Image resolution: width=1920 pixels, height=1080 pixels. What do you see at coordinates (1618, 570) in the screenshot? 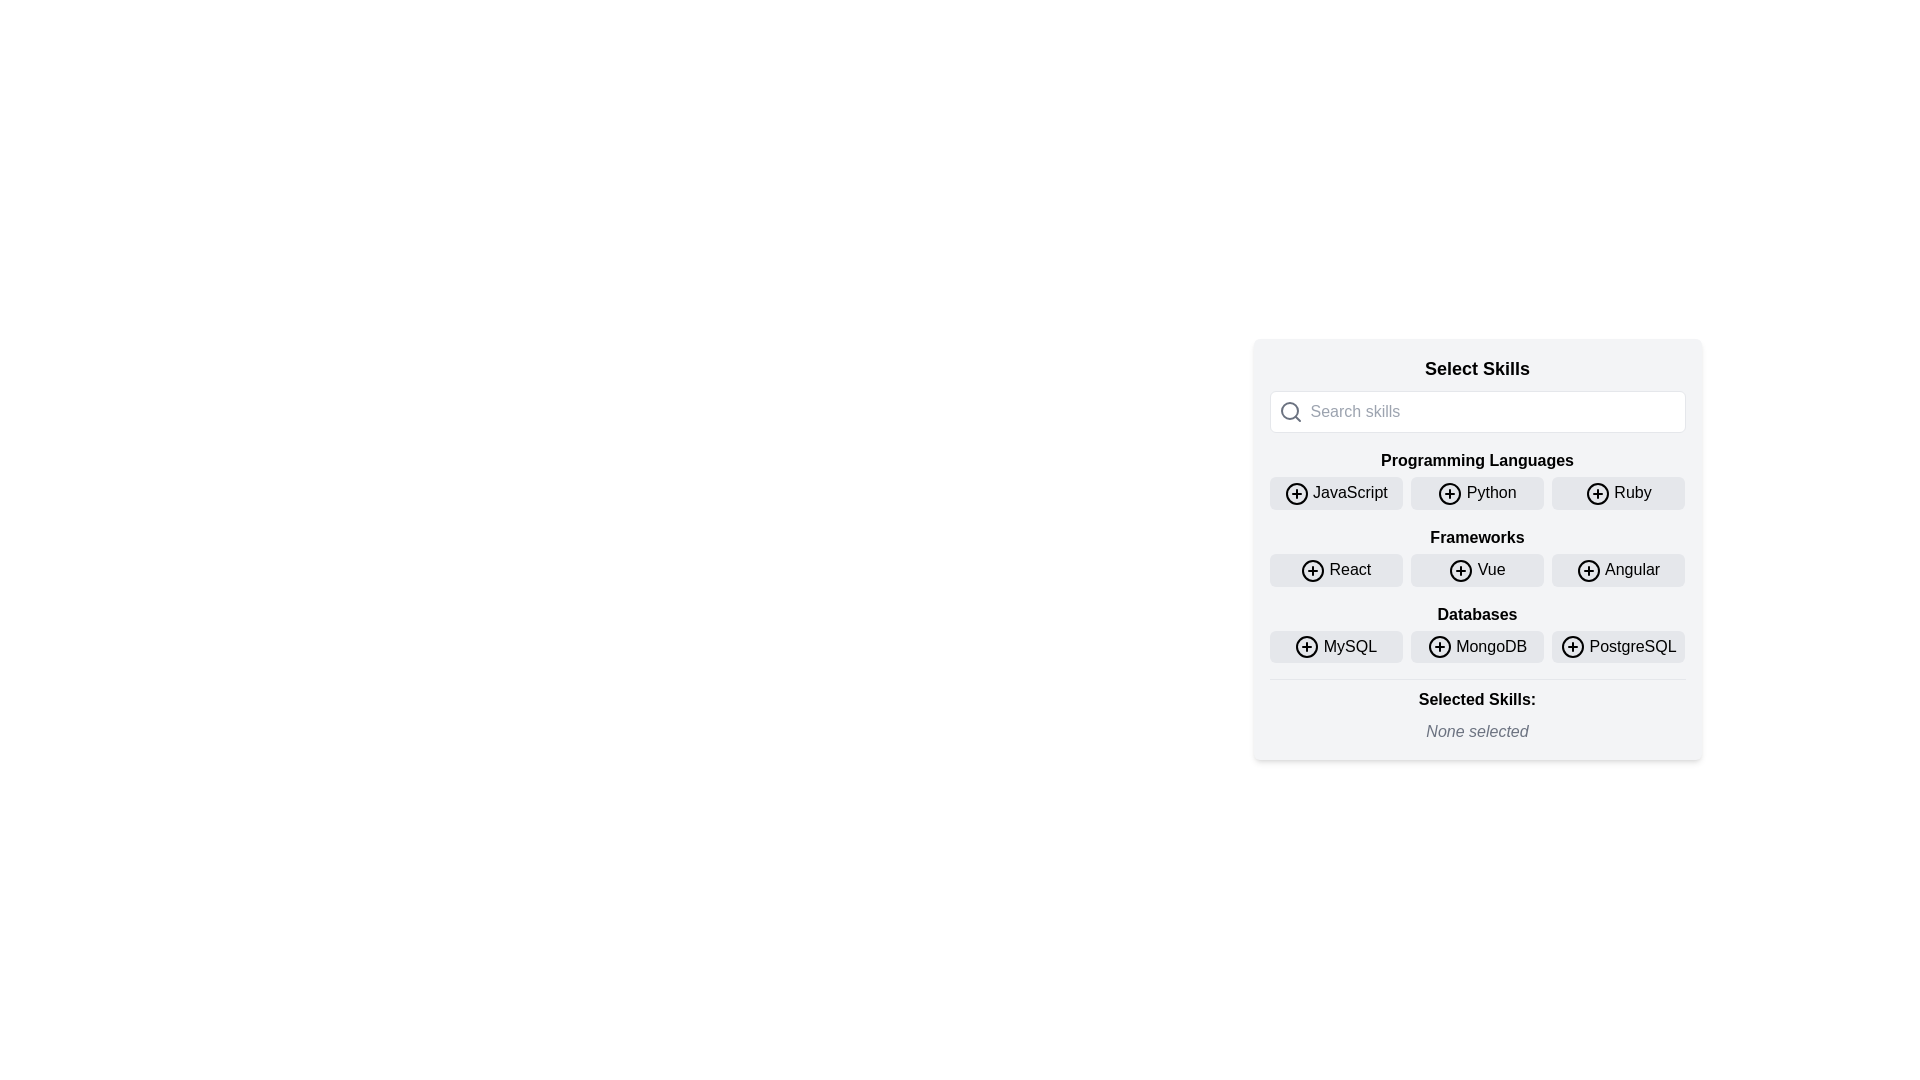
I see `the third button under the 'Frameworks' section` at bounding box center [1618, 570].